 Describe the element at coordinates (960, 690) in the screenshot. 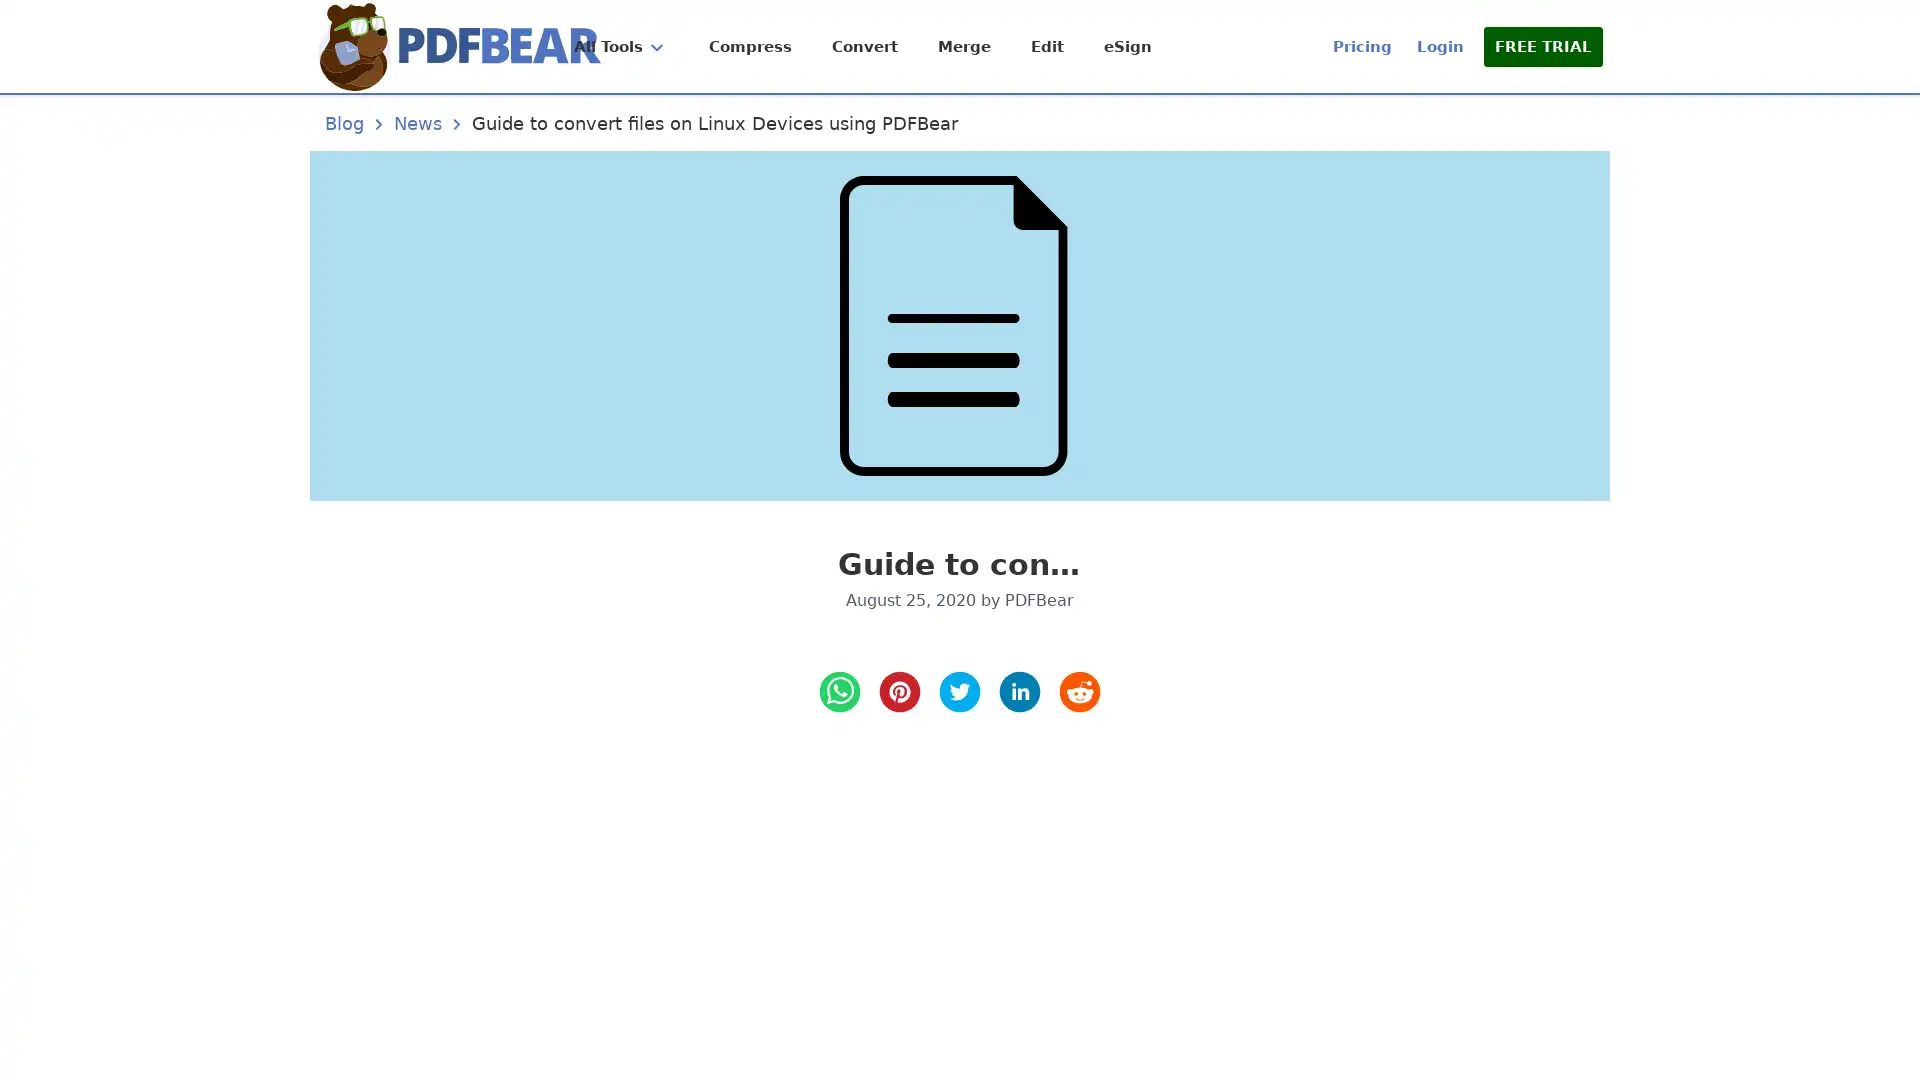

I see `twitter` at that location.